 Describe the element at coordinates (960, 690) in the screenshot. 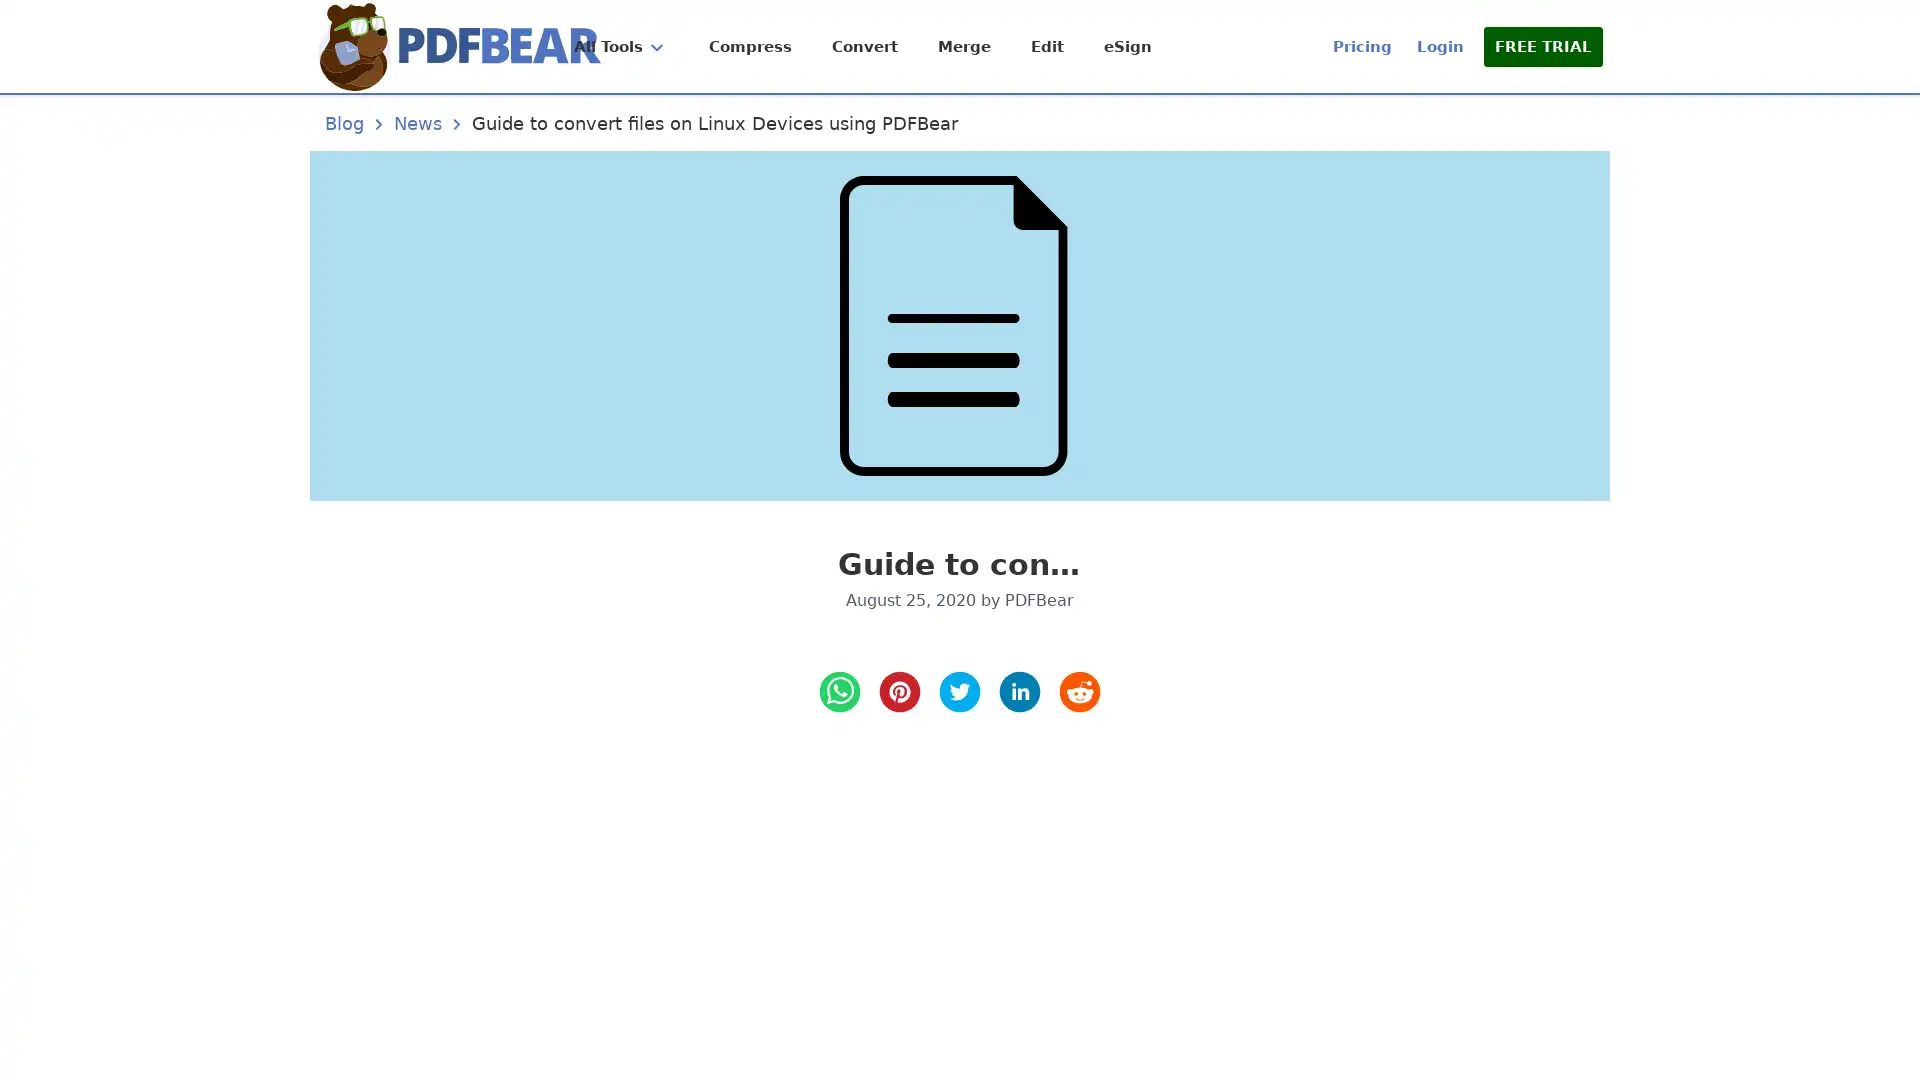

I see `twitter` at that location.